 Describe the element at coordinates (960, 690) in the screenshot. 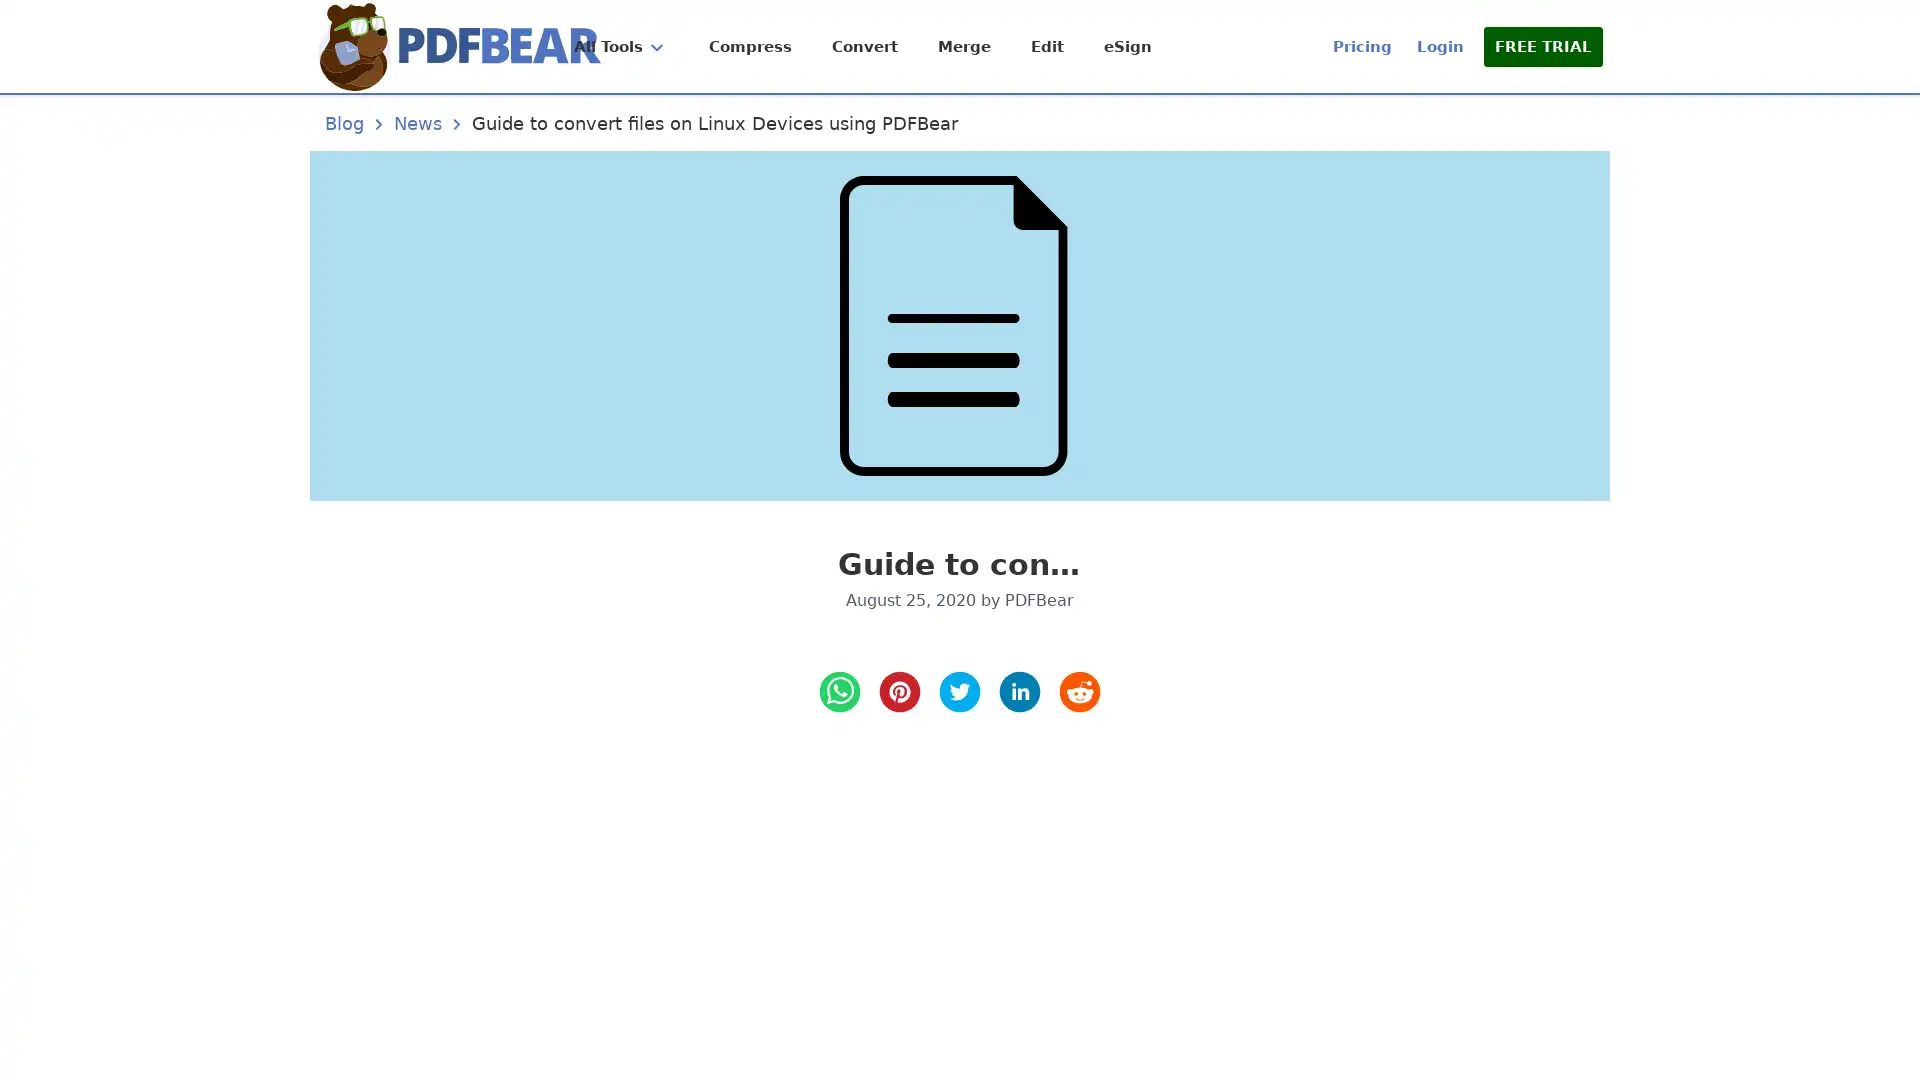

I see `twitter` at that location.